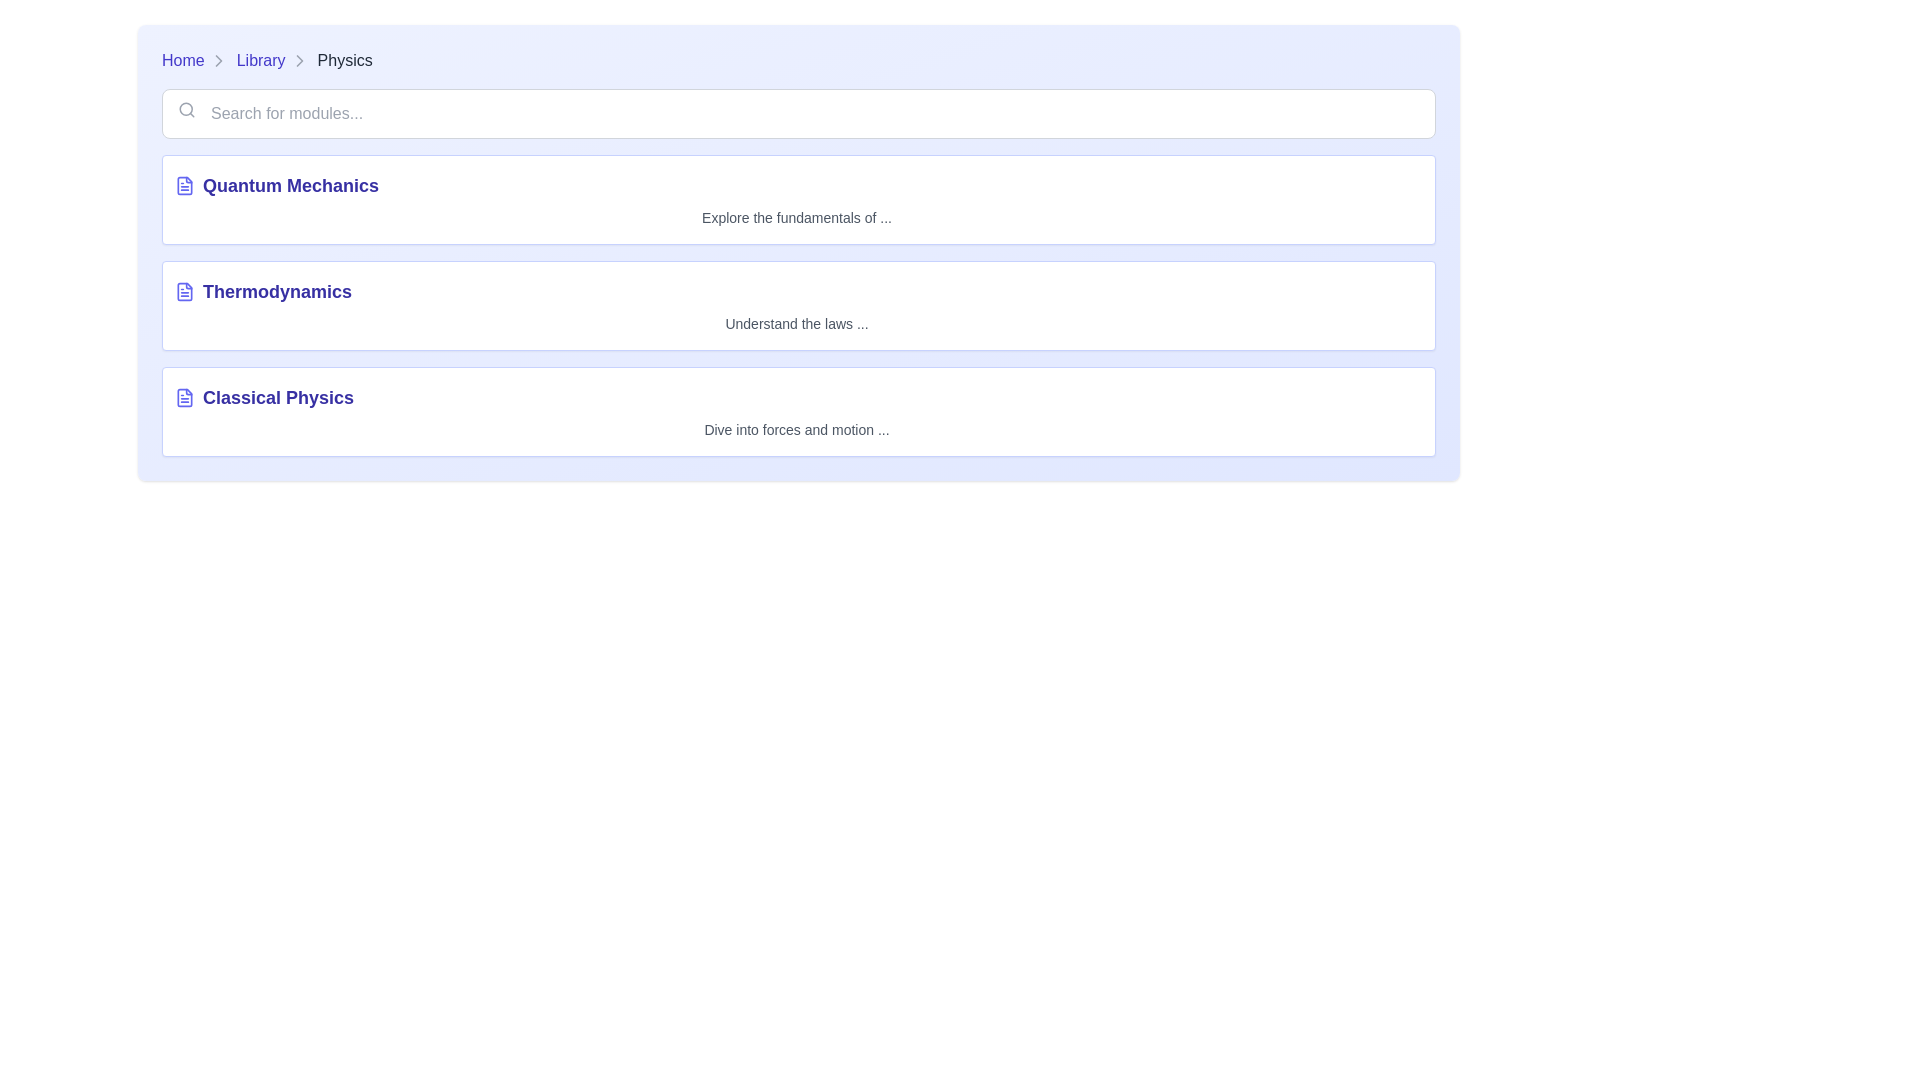 Image resolution: width=1920 pixels, height=1080 pixels. I want to click on the text label that provides a brief descriptive summary related to the 'Thermodynamics' module, which is located directly under the title text in the card interface, so click(795, 323).